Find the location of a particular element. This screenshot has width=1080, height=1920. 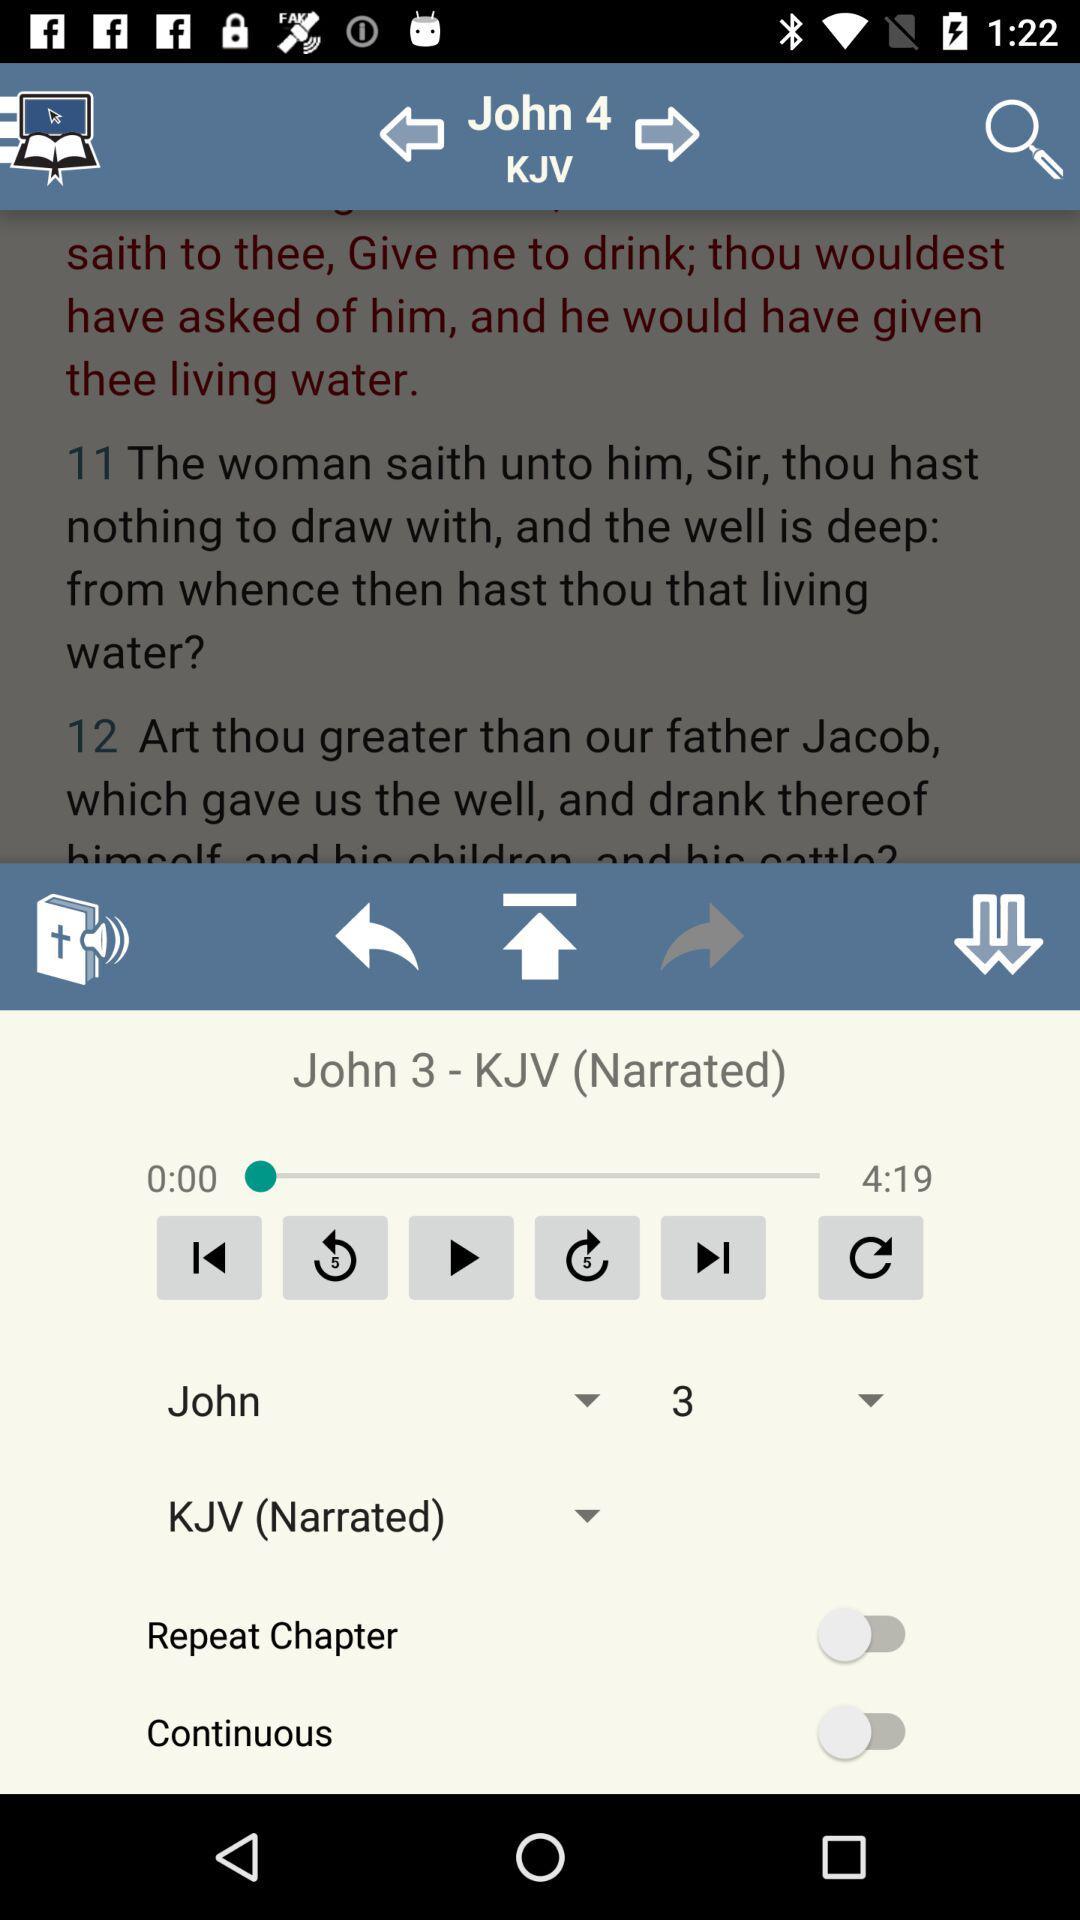

the av_rewind icon is located at coordinates (334, 1256).